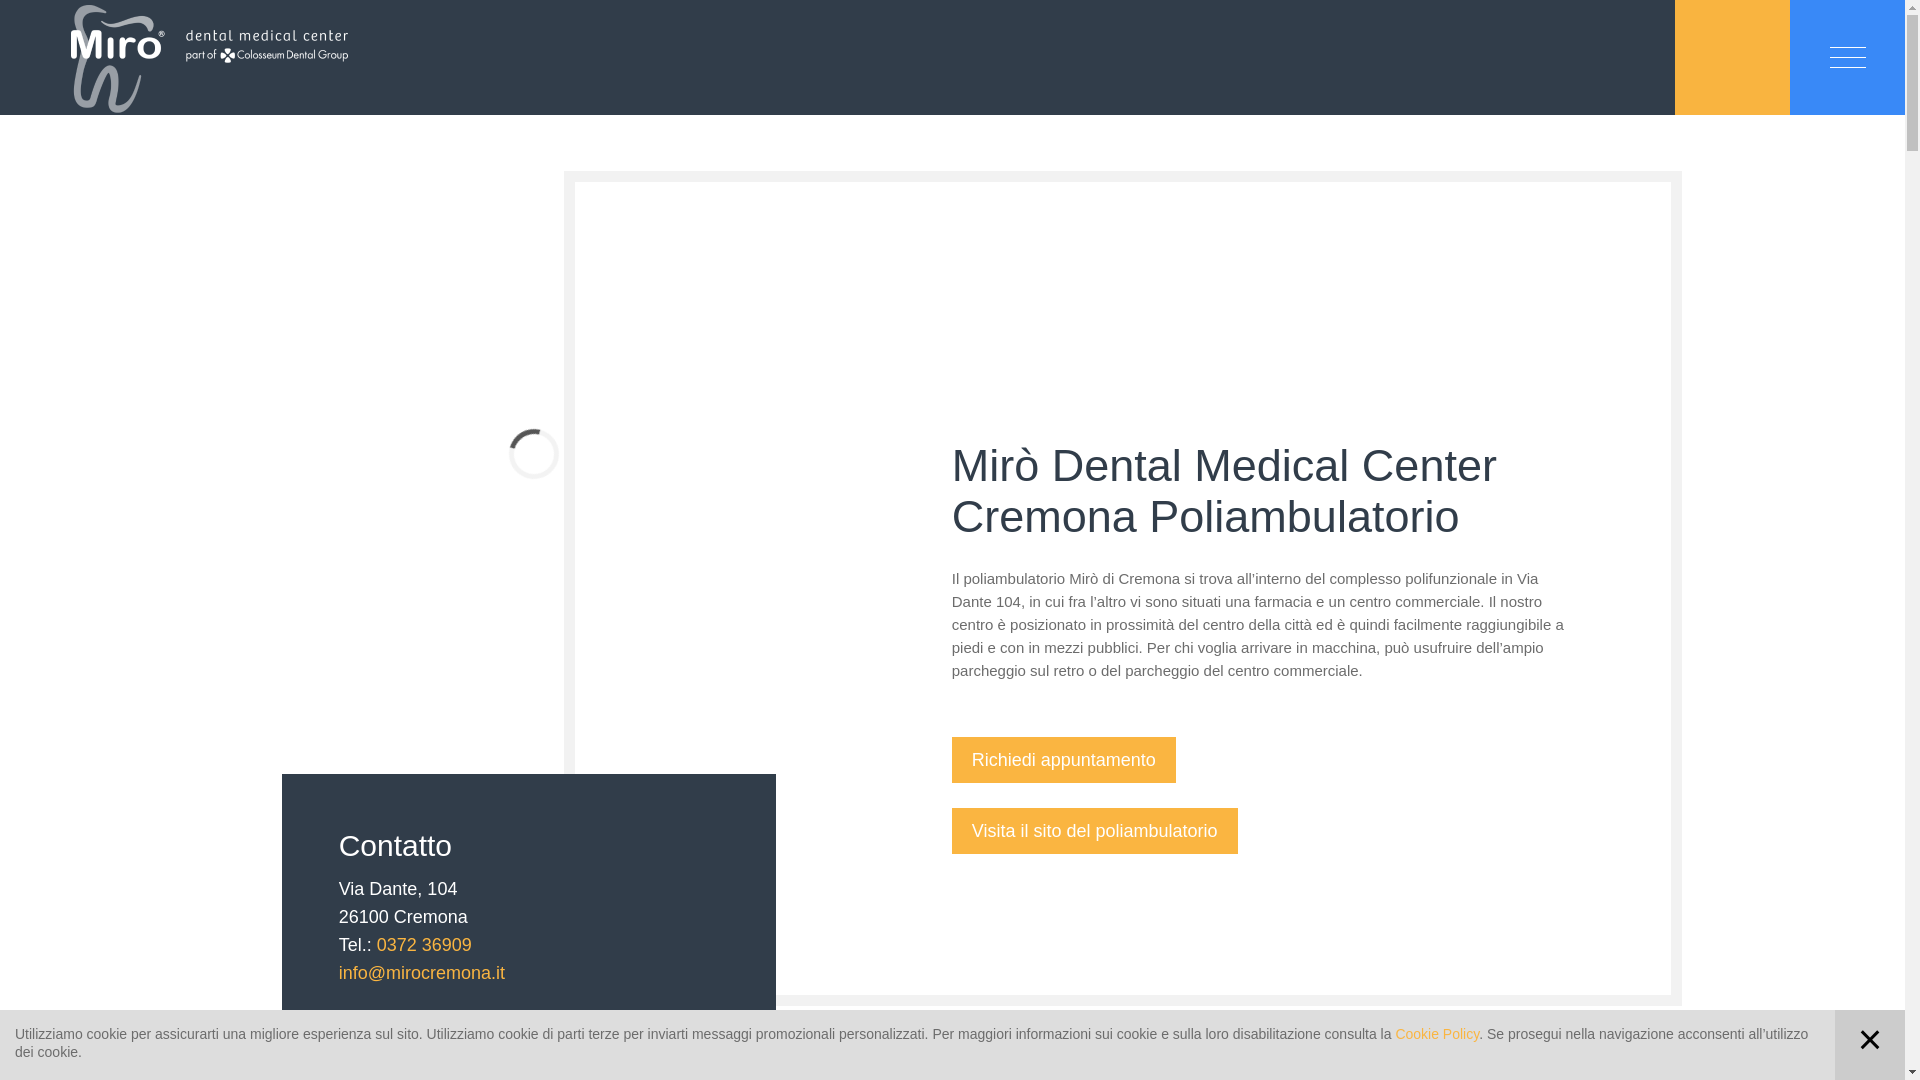  What do you see at coordinates (421, 971) in the screenshot?
I see `'info@mirocremona.it'` at bounding box center [421, 971].